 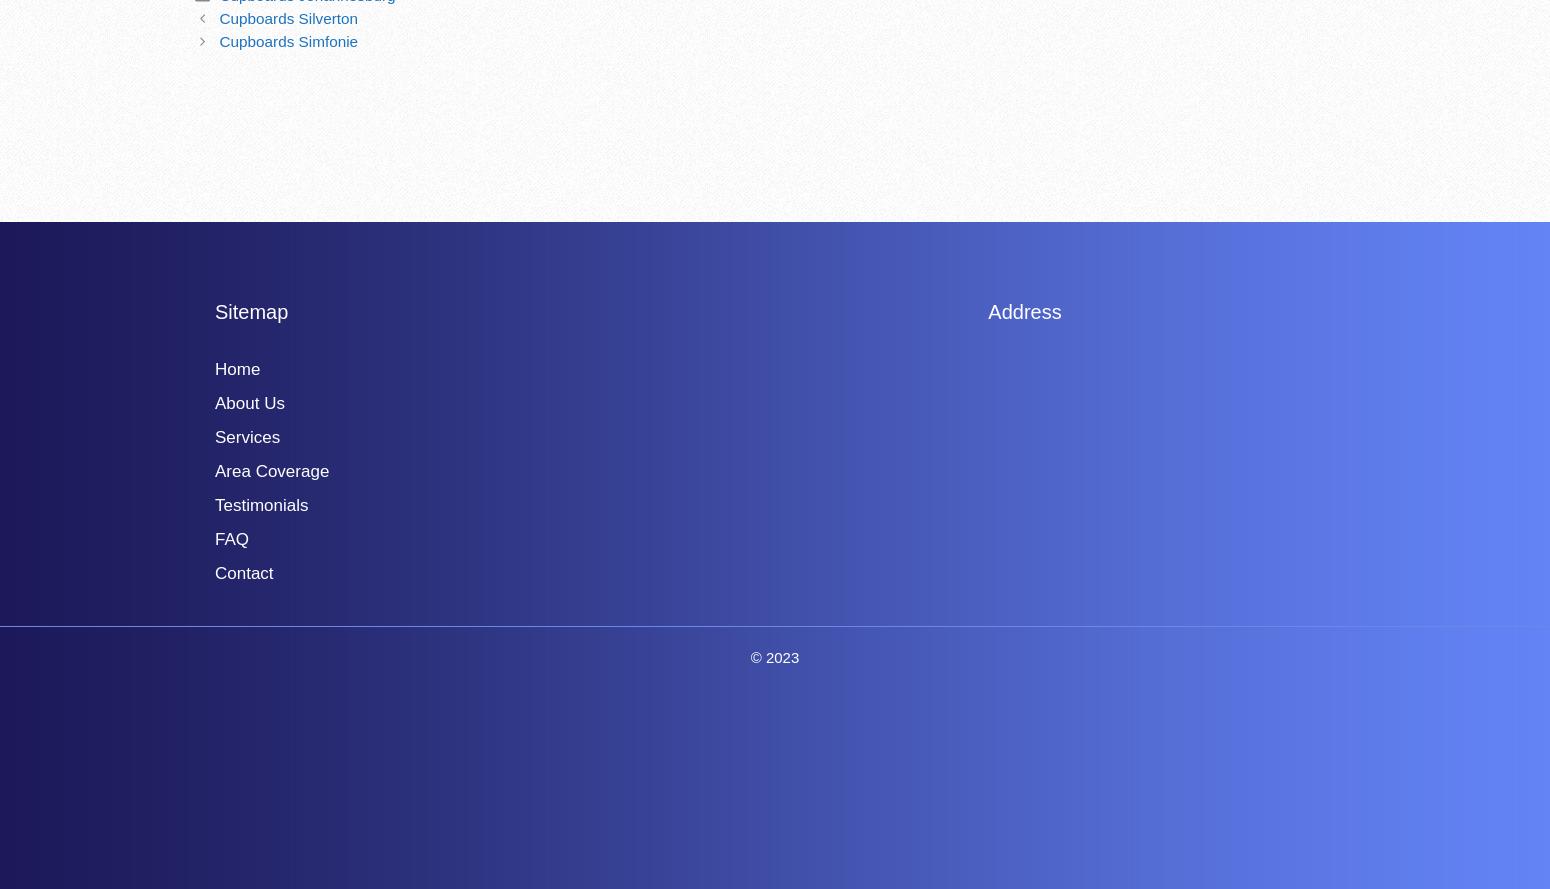 What do you see at coordinates (272, 469) in the screenshot?
I see `'Area Coverage'` at bounding box center [272, 469].